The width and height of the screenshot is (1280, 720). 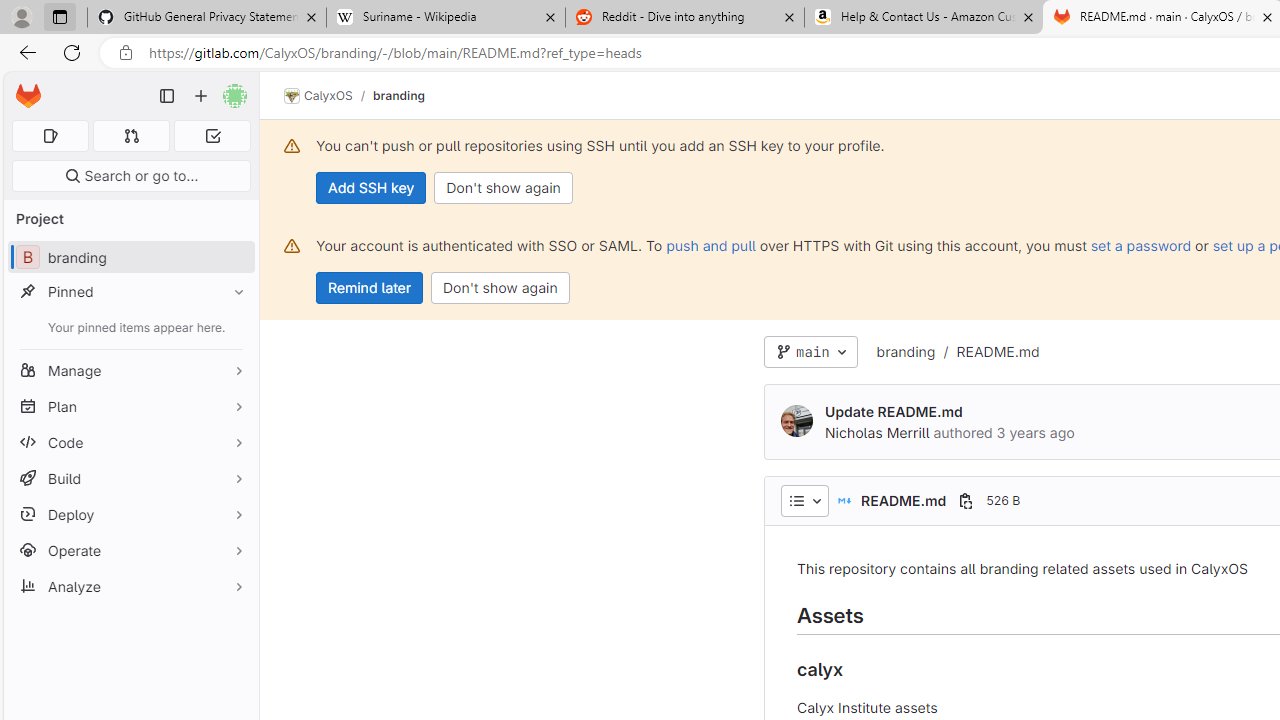 I want to click on 'Analyze', so click(x=130, y=585).